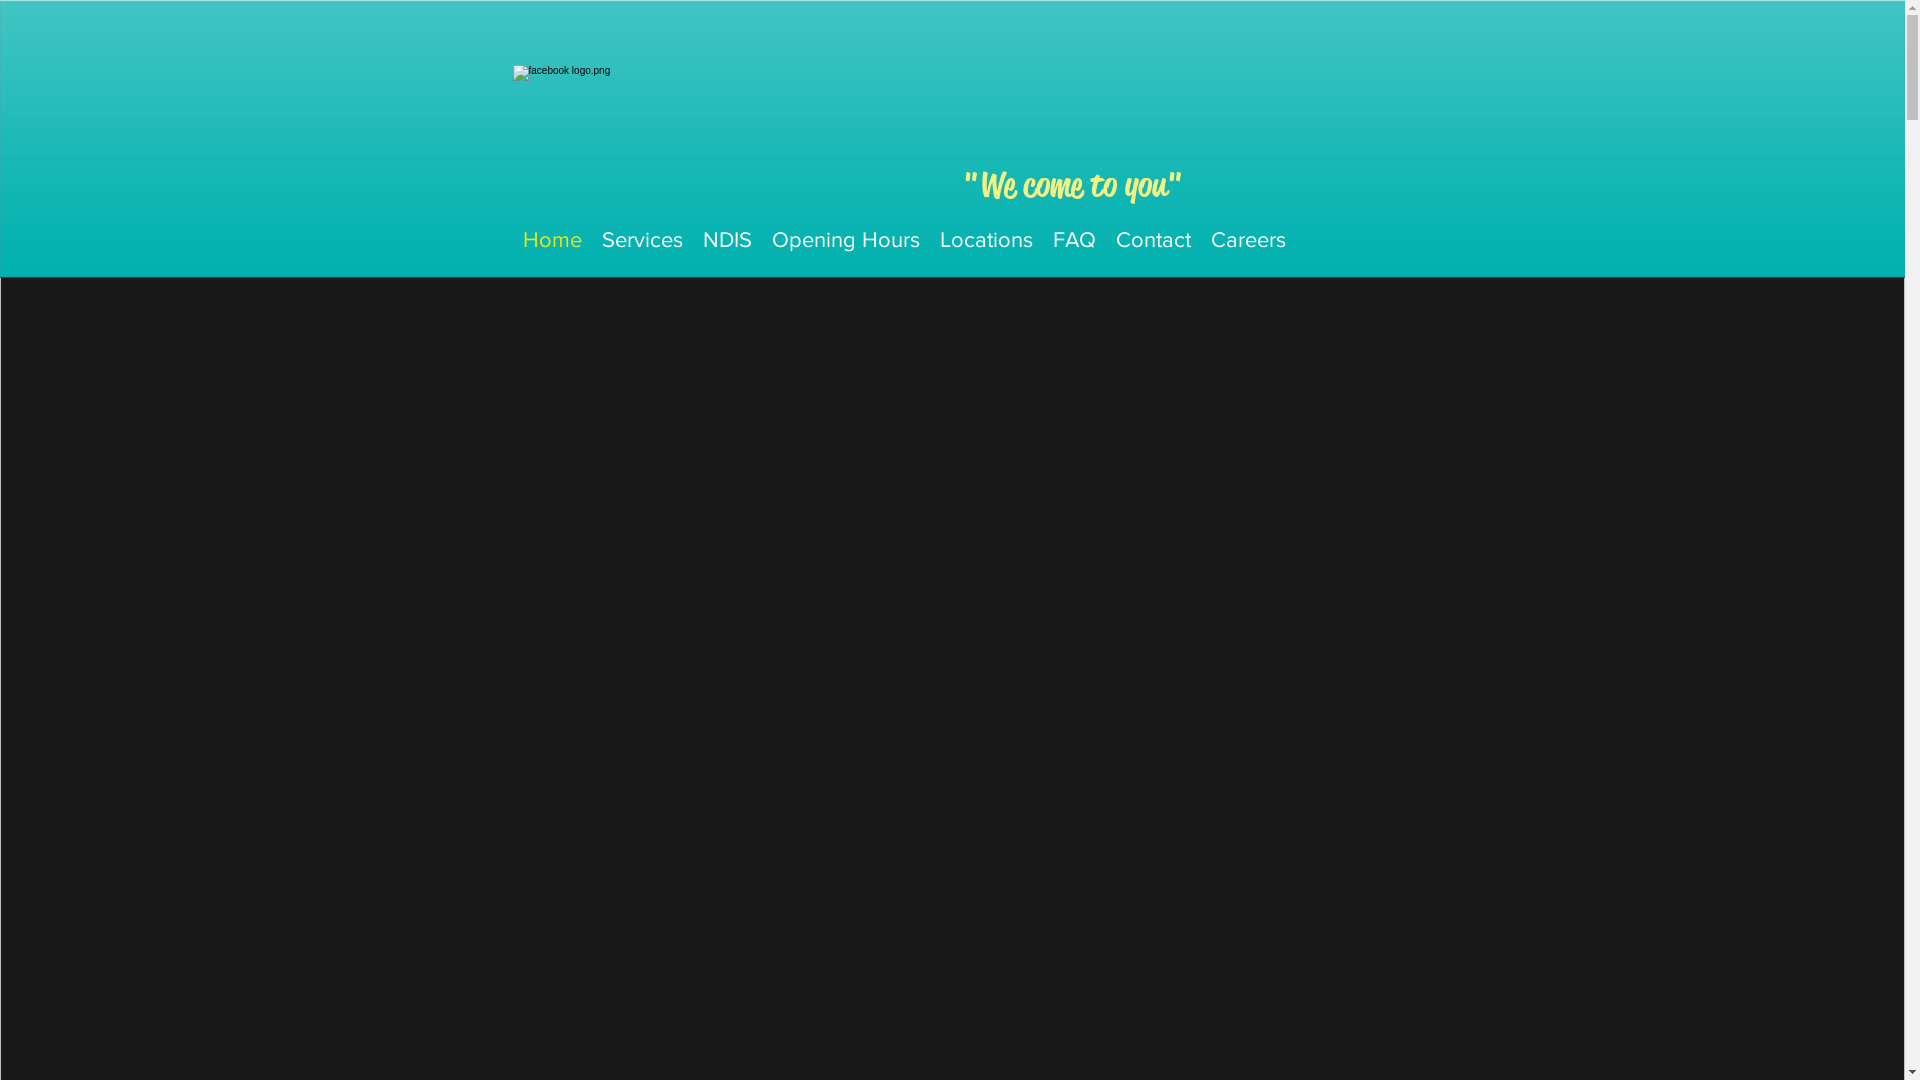 Image resolution: width=1920 pixels, height=1080 pixels. What do you see at coordinates (986, 238) in the screenshot?
I see `'Locations'` at bounding box center [986, 238].